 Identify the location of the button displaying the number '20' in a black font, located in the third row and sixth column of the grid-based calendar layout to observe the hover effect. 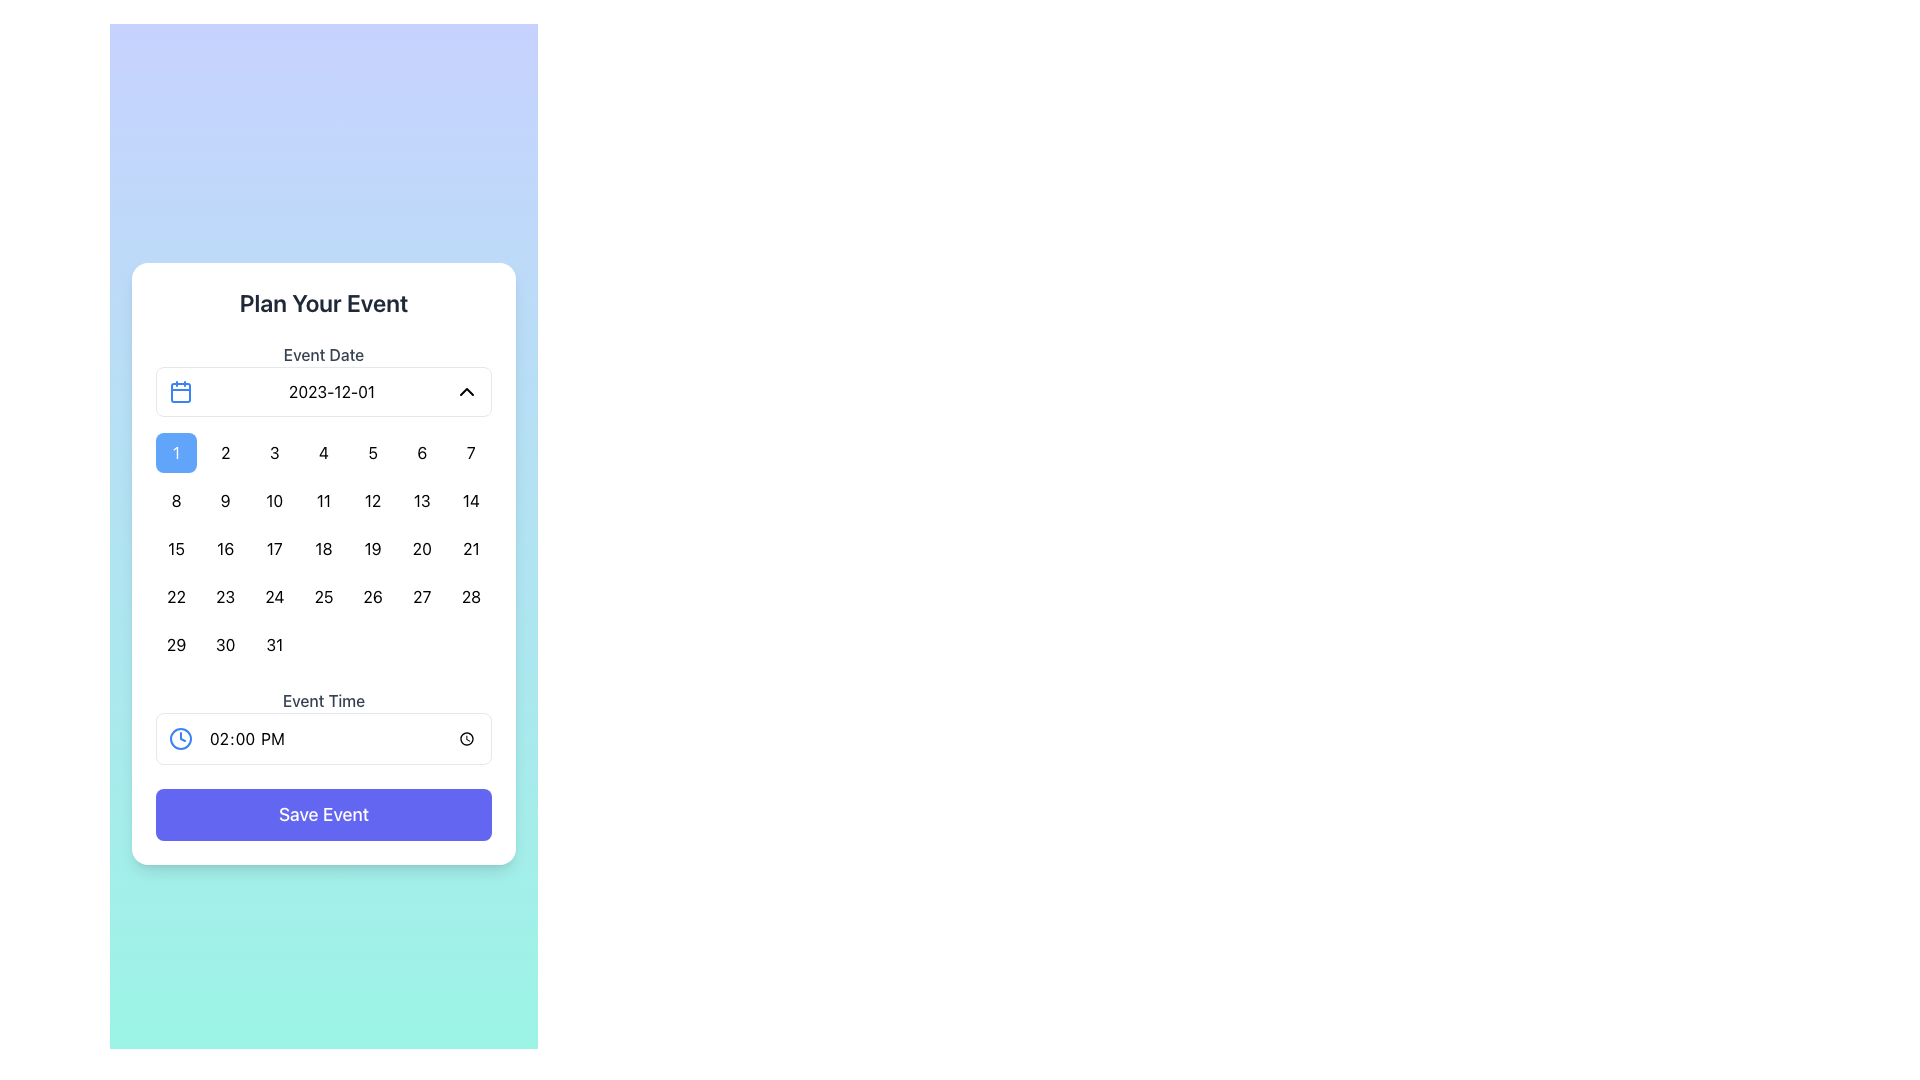
(421, 548).